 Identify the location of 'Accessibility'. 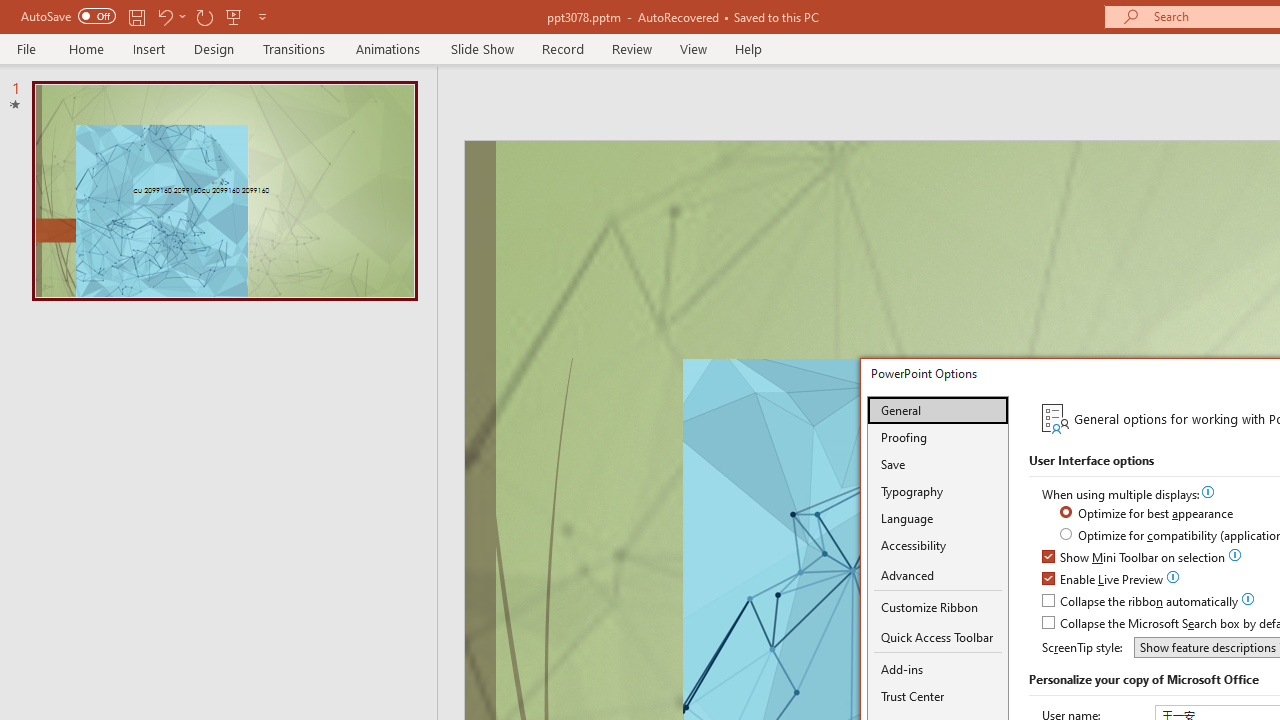
(937, 545).